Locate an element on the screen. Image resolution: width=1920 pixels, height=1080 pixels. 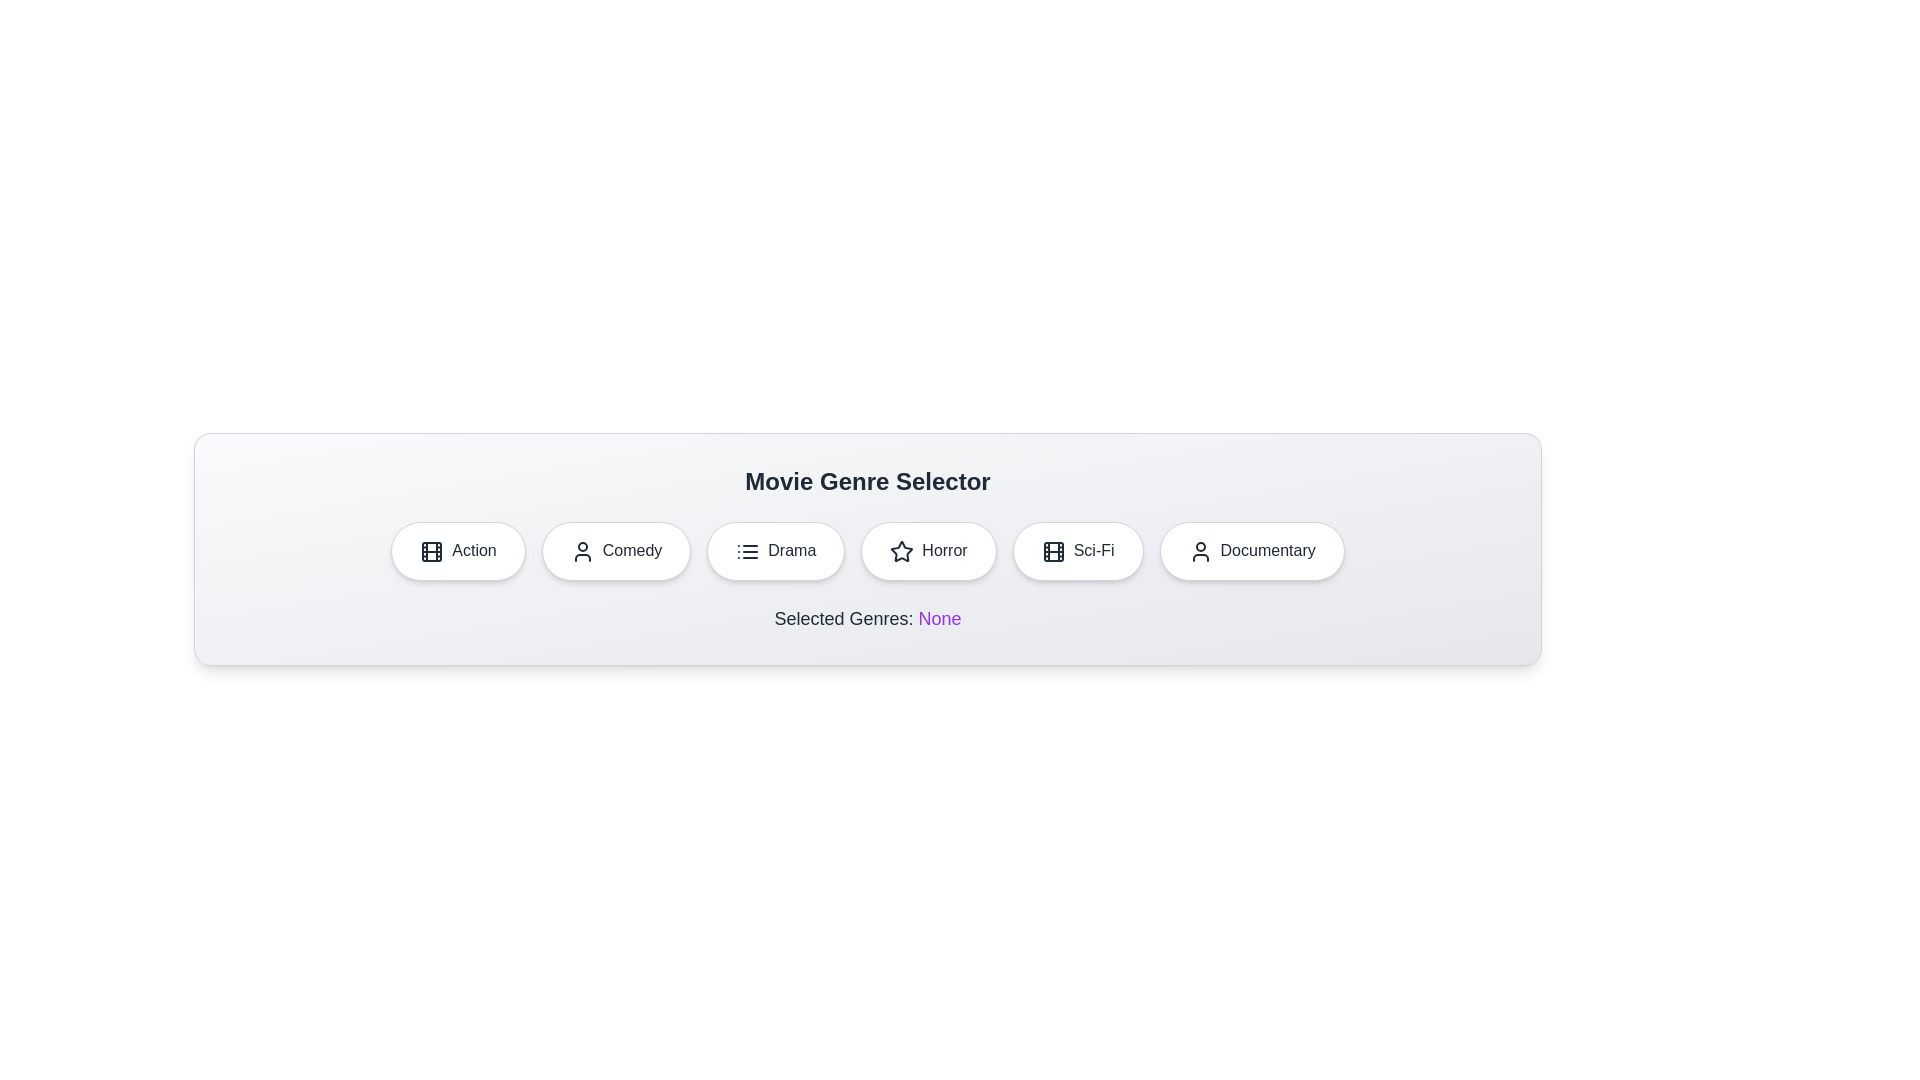
the genre represented is located at coordinates (581, 551).